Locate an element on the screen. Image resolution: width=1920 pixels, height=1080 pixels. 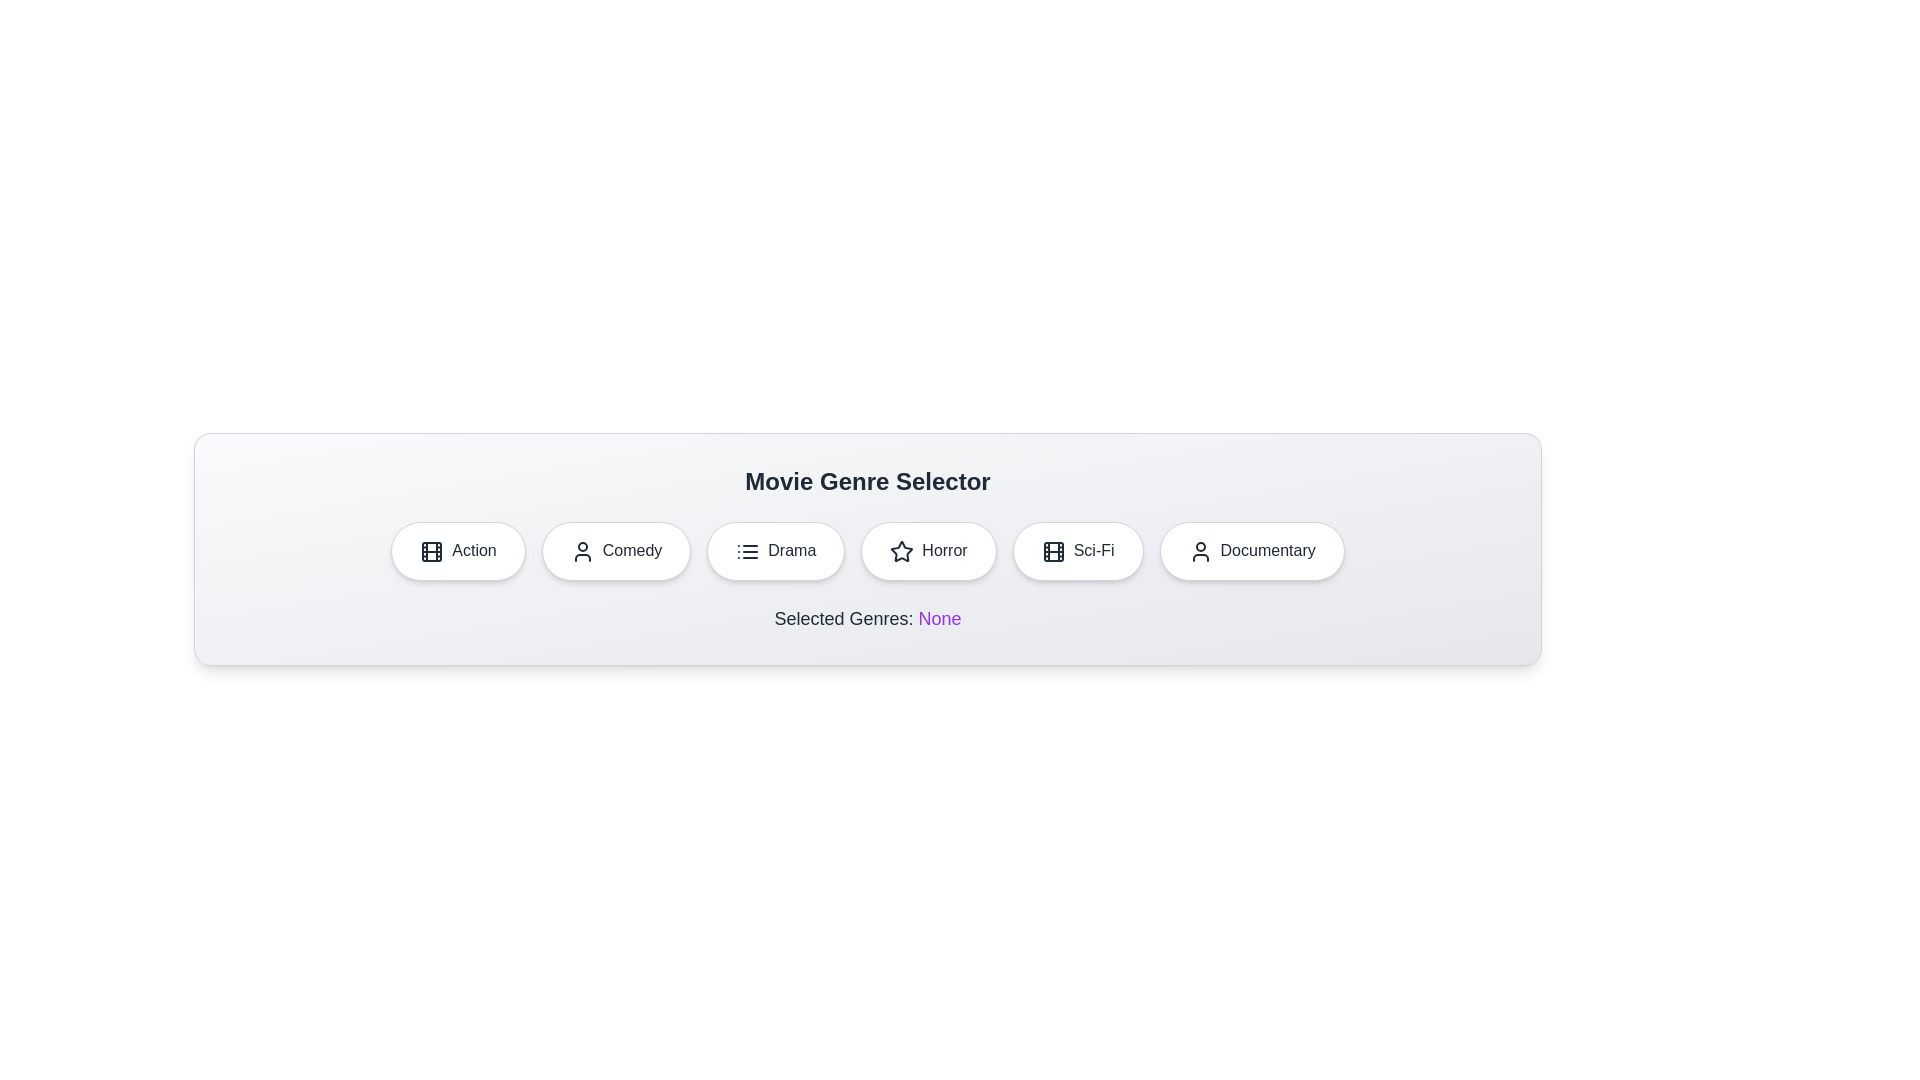
the genre represented is located at coordinates (581, 551).